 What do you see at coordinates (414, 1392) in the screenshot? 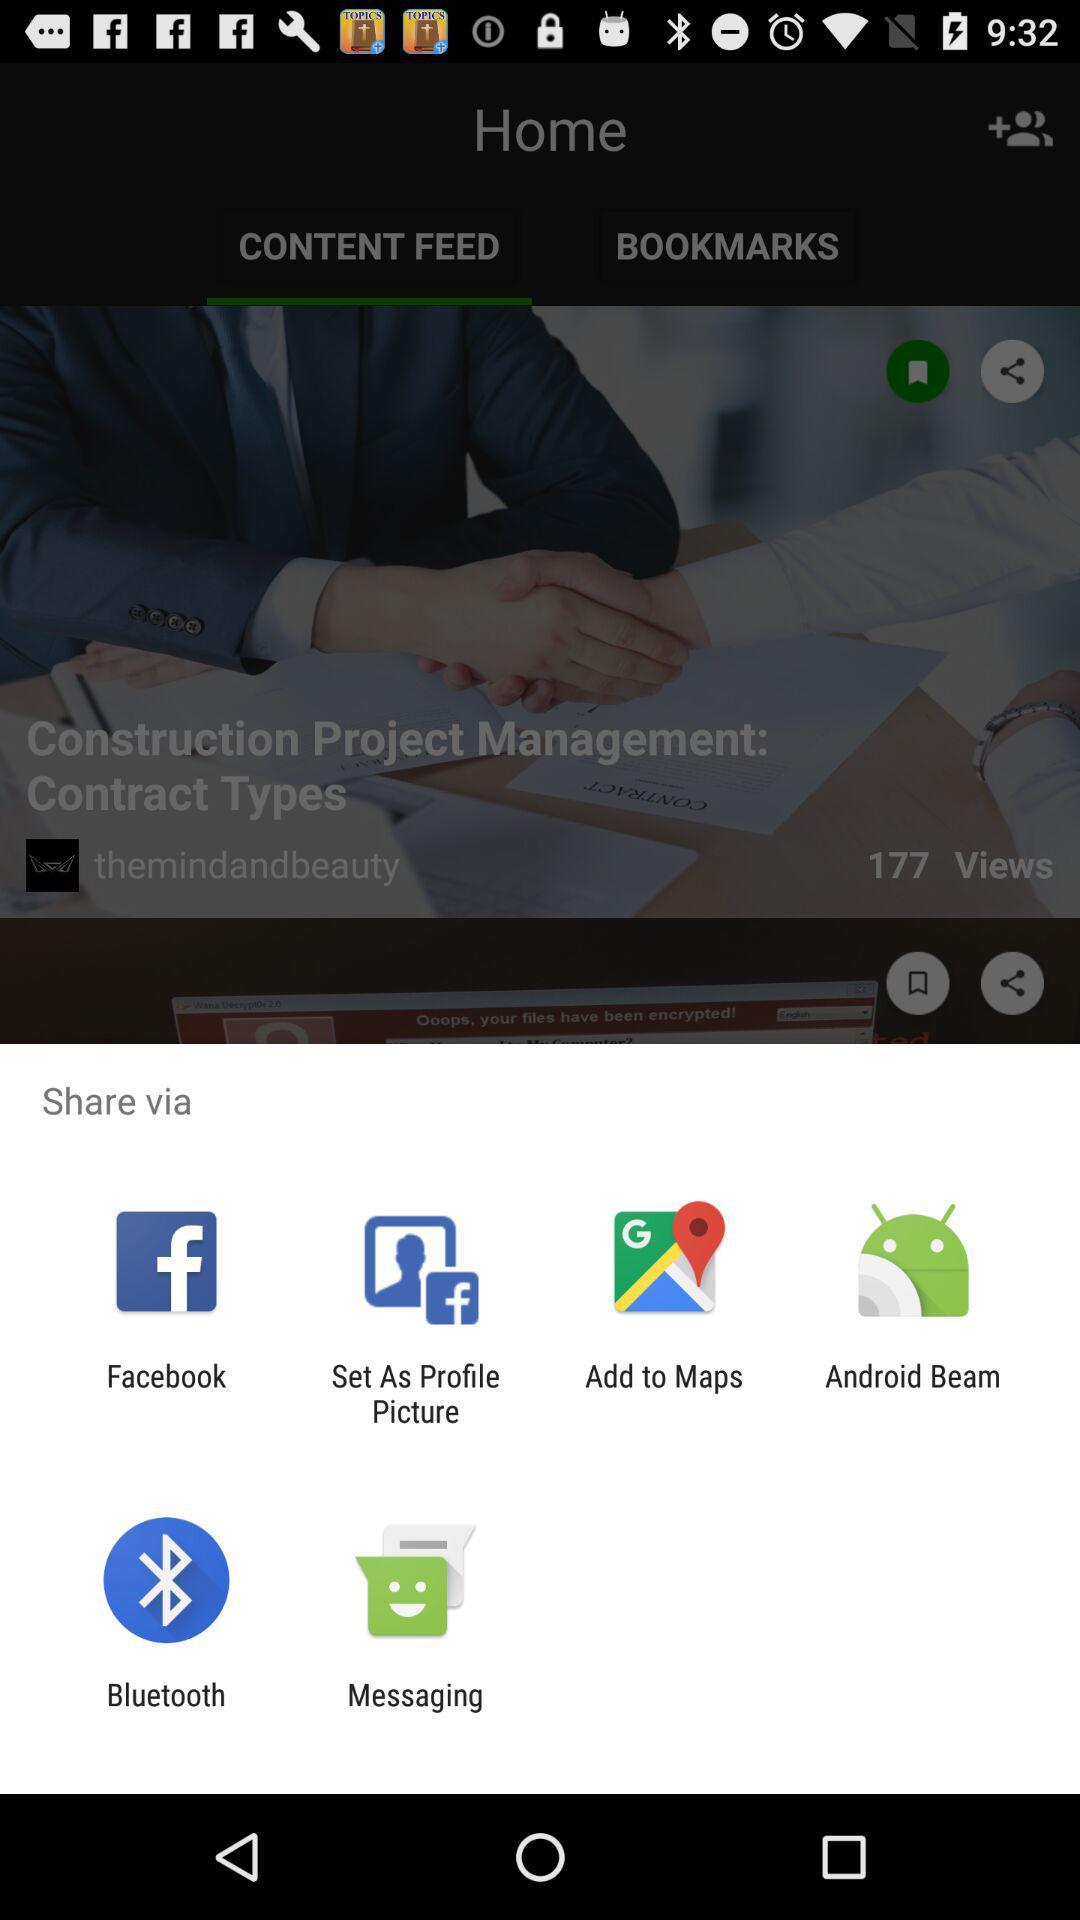
I see `app next to facebook` at bounding box center [414, 1392].